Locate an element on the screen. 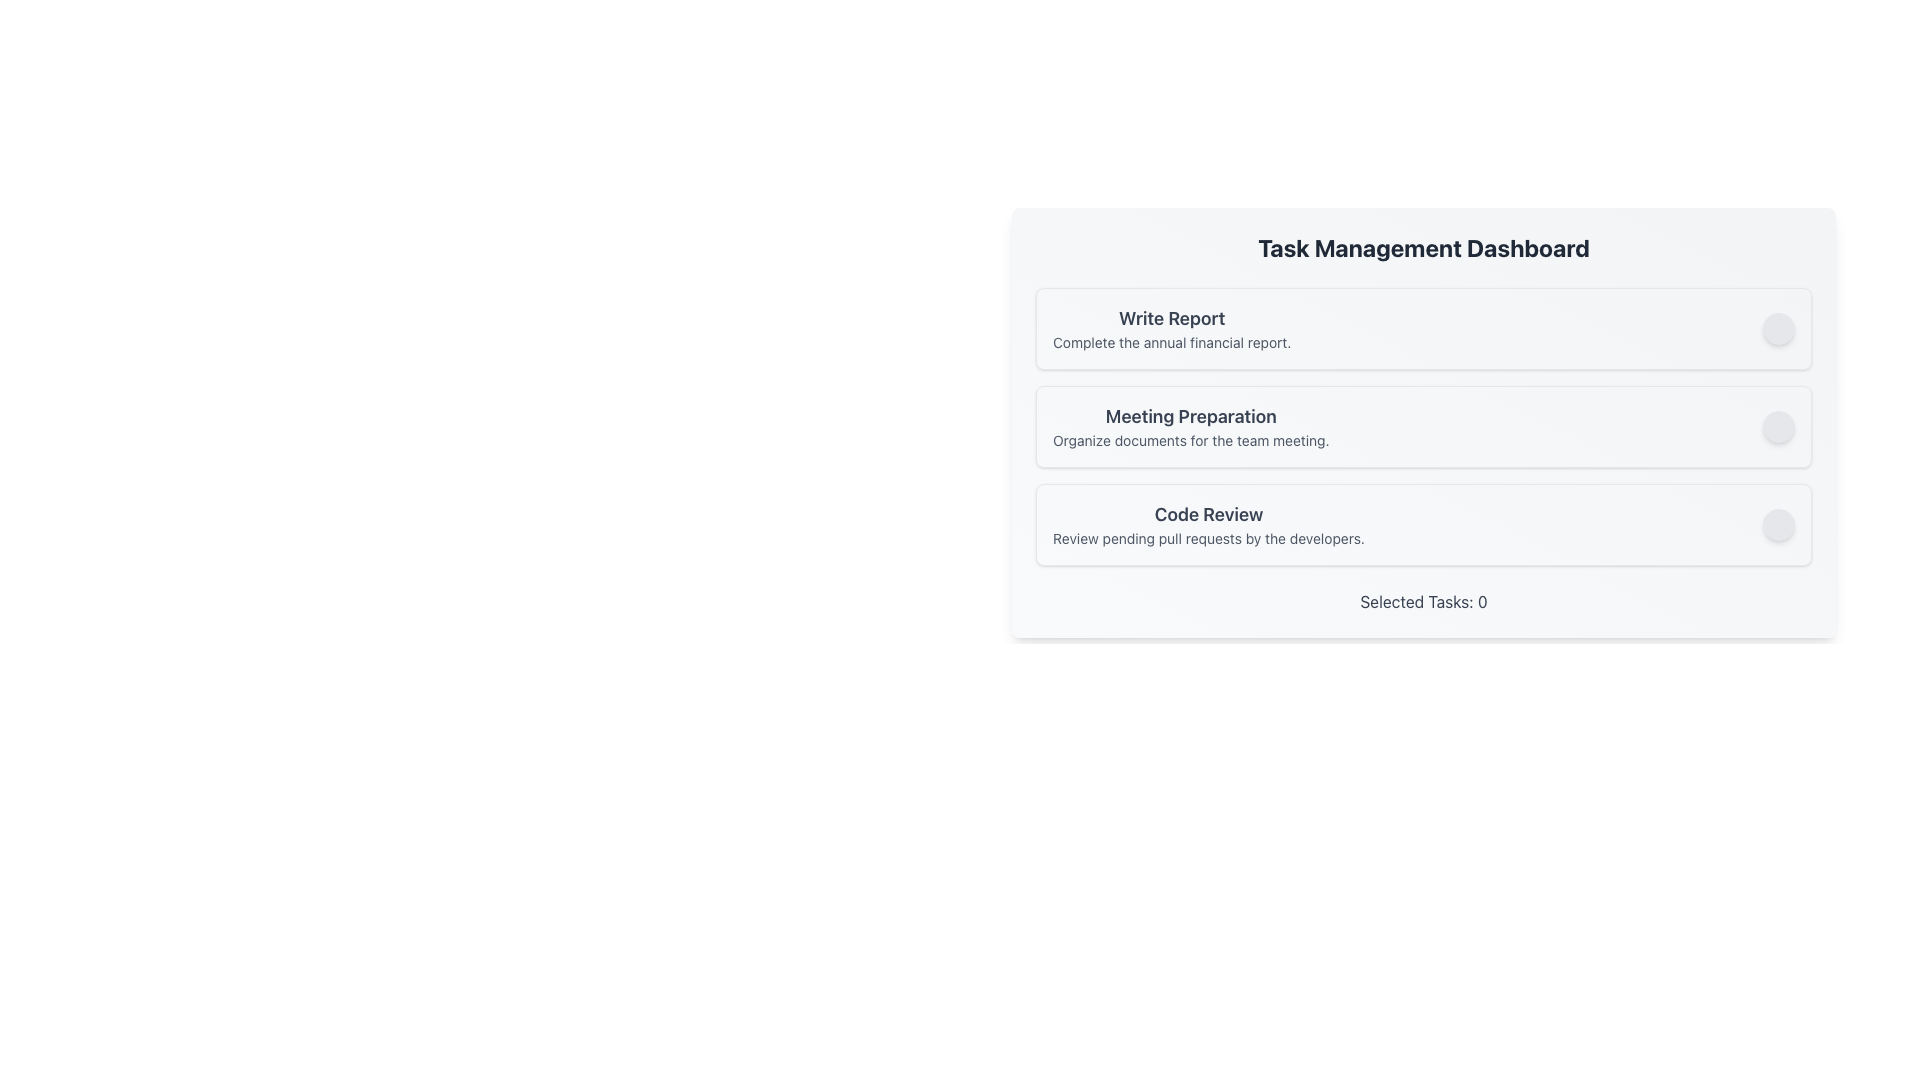 The image size is (1920, 1080). the Text Label providing context for the task 'Write Report', located directly beneath the header text is located at coordinates (1172, 342).